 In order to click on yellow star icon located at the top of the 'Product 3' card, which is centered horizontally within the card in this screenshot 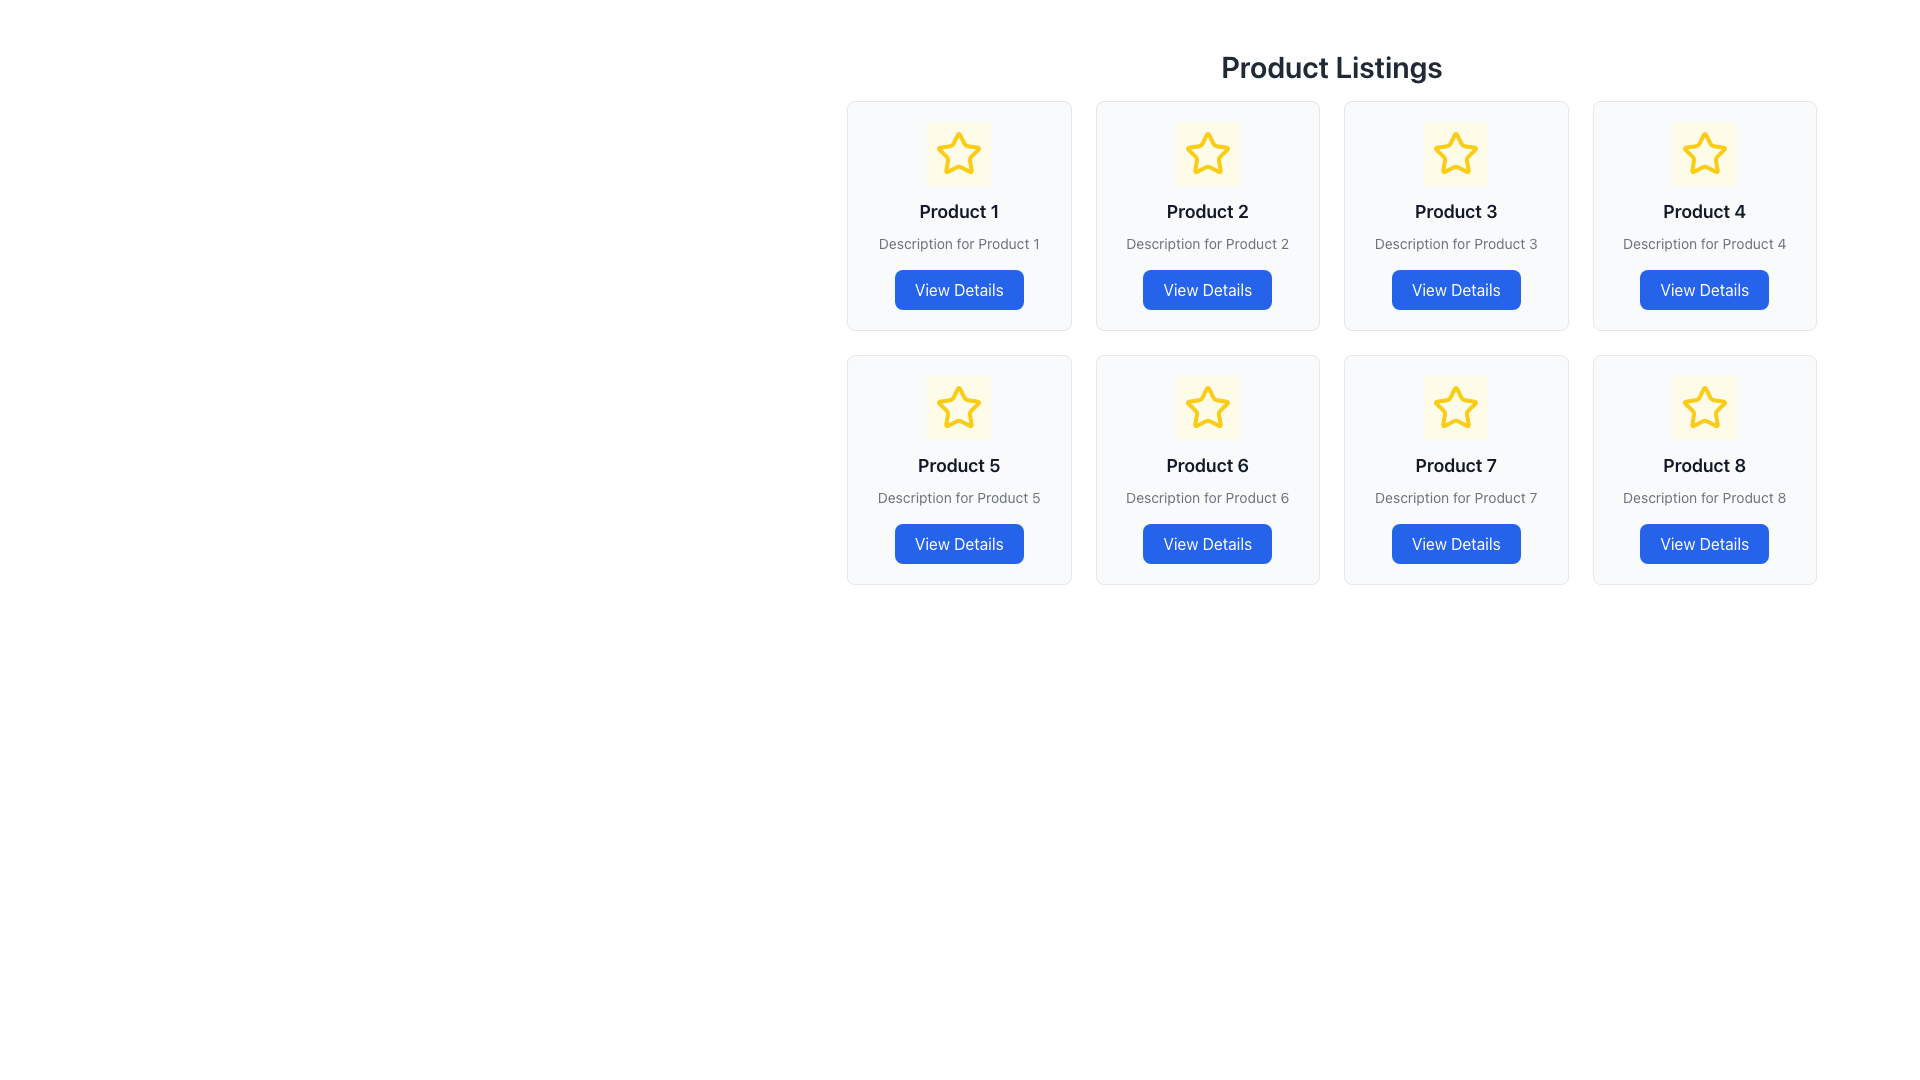, I will do `click(1455, 153)`.